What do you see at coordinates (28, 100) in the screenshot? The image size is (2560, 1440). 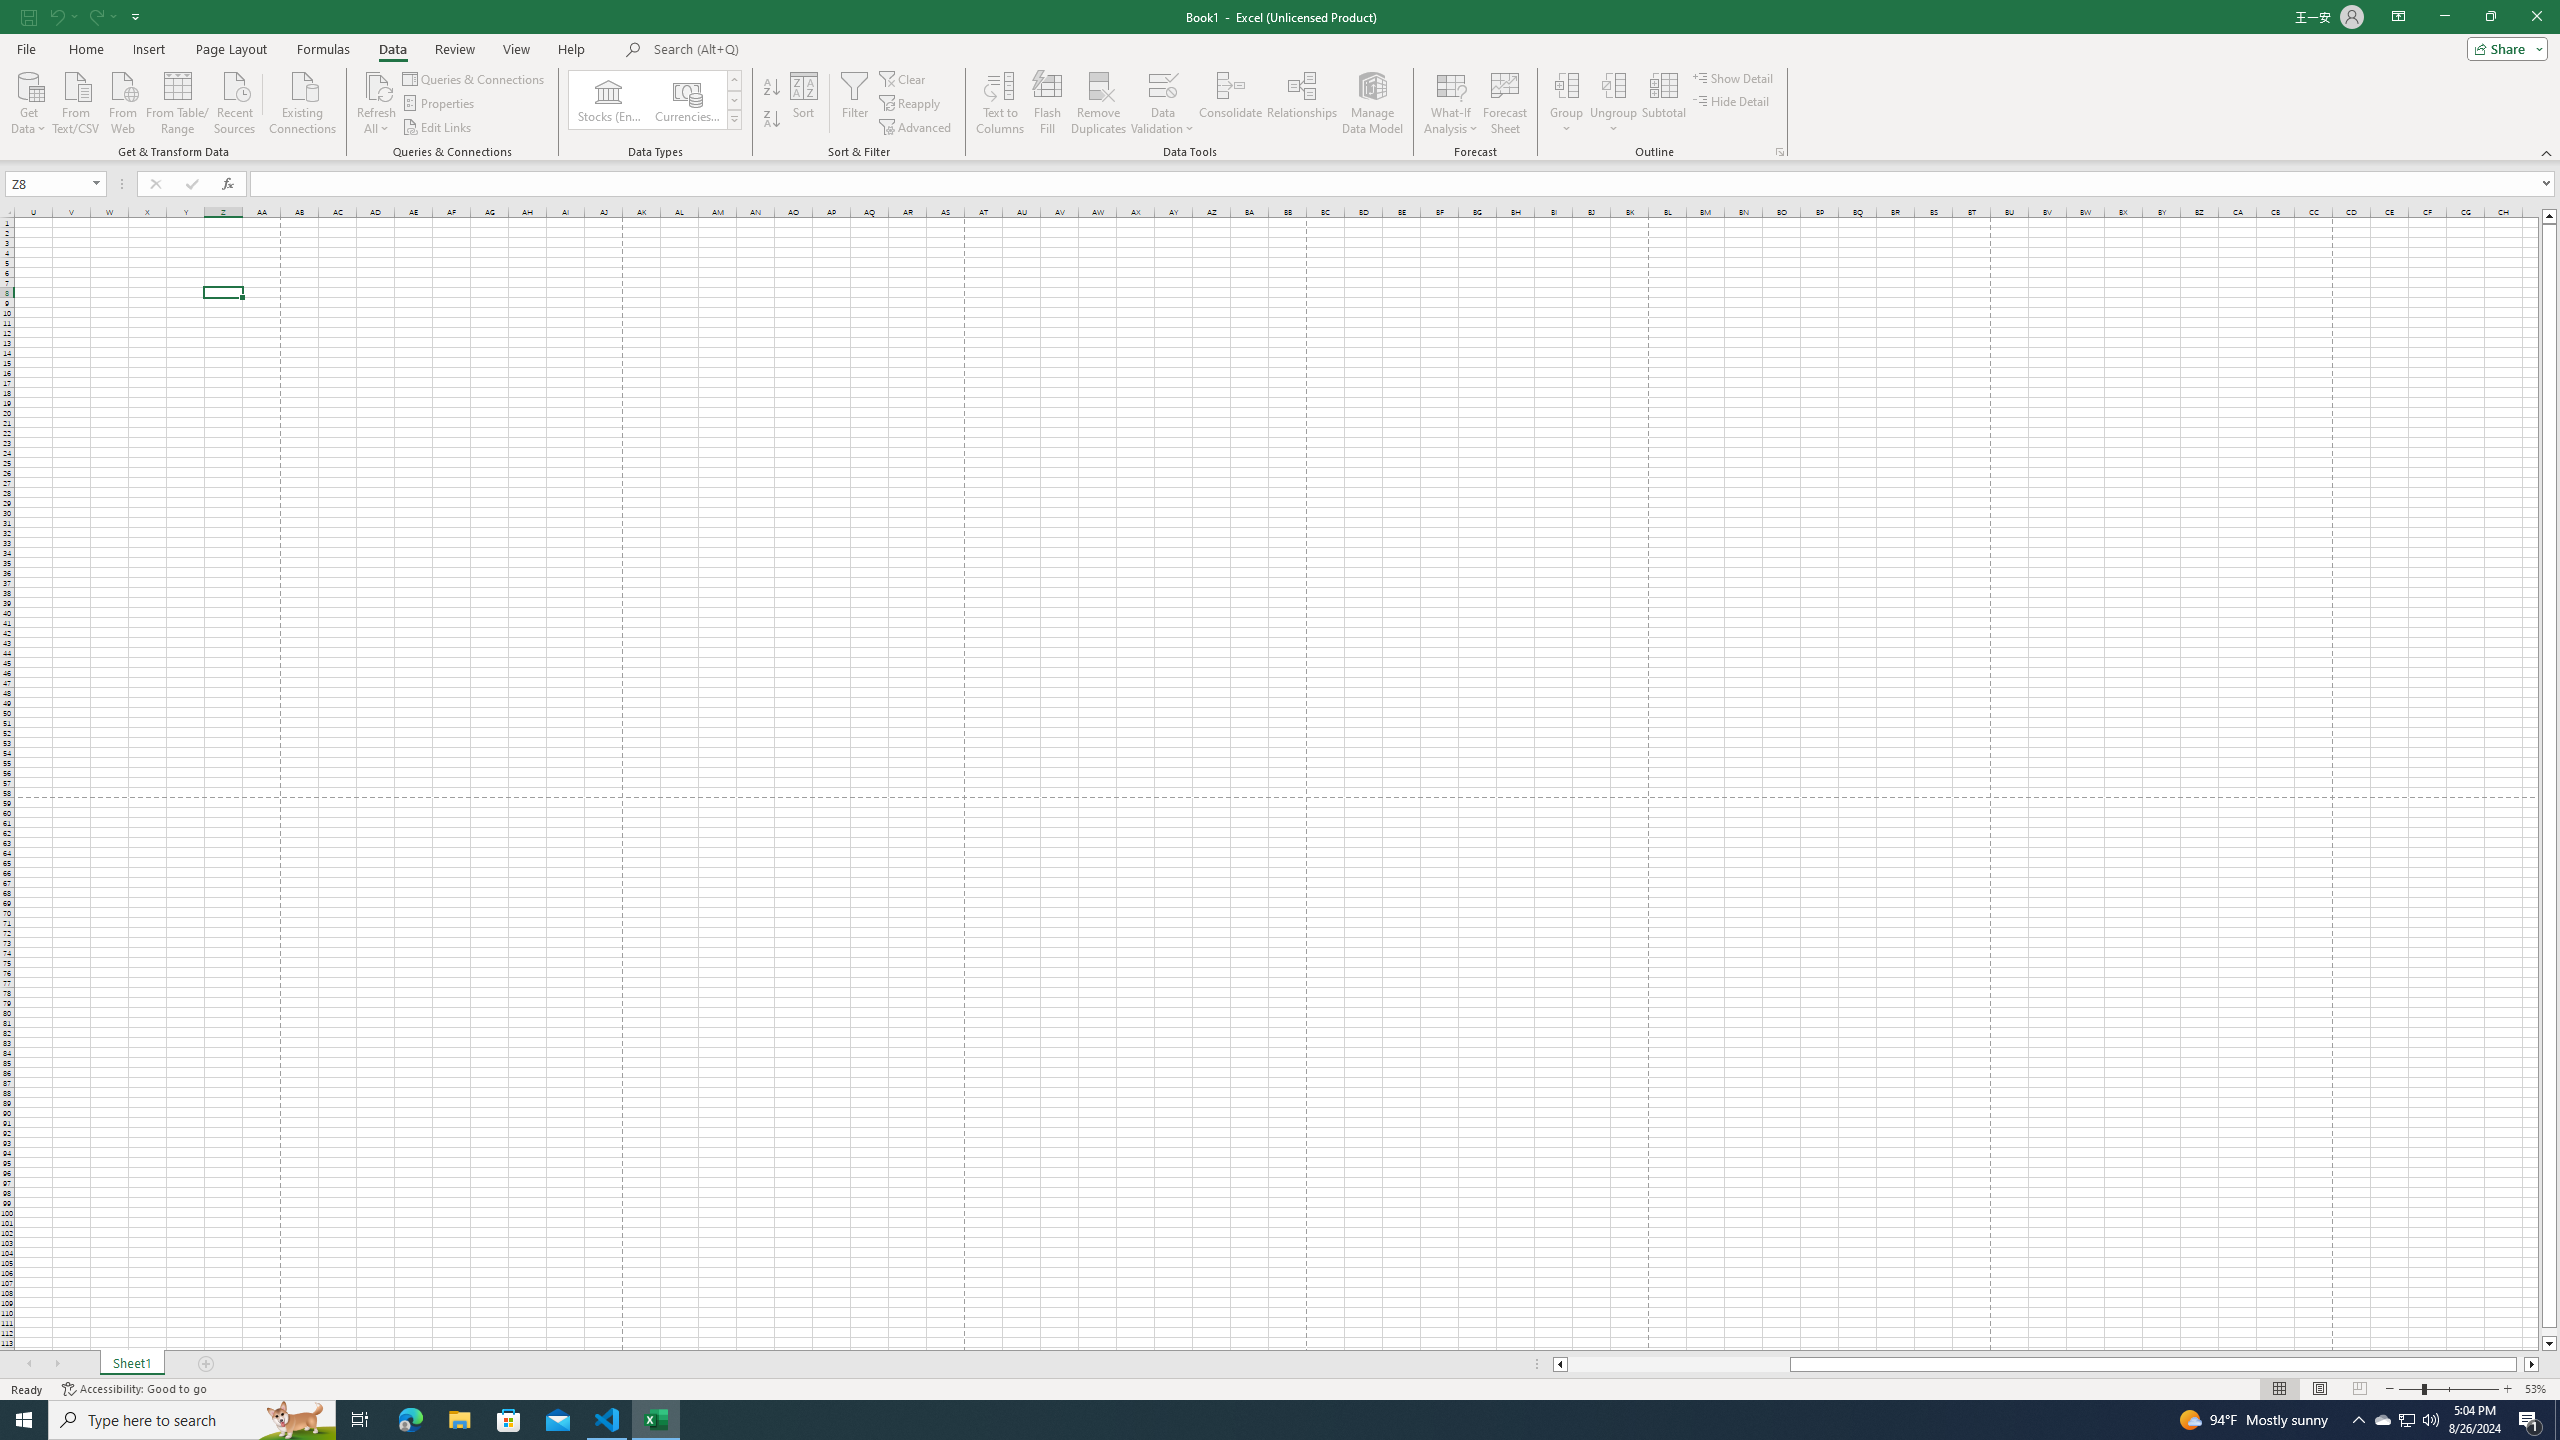 I see `'Get Data'` at bounding box center [28, 100].